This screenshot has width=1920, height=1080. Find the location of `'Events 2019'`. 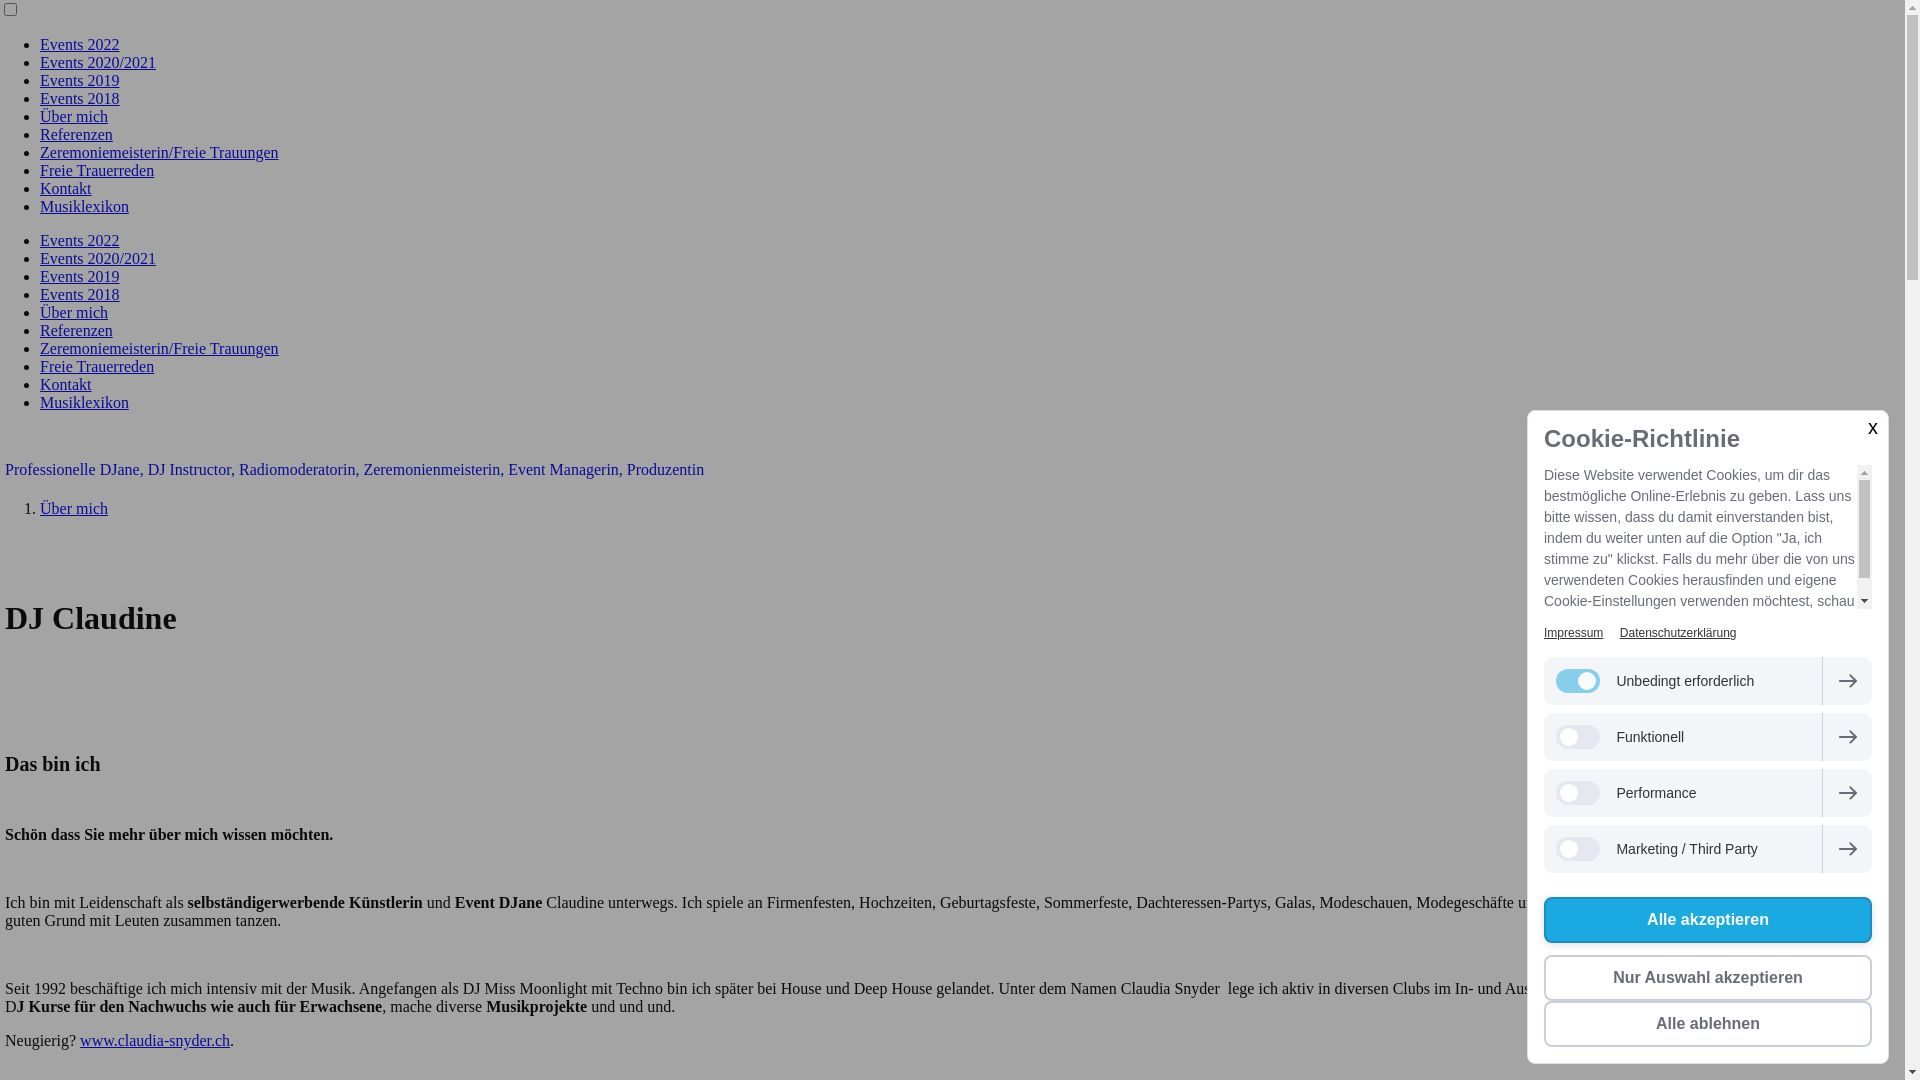

'Events 2019' is located at coordinates (80, 276).